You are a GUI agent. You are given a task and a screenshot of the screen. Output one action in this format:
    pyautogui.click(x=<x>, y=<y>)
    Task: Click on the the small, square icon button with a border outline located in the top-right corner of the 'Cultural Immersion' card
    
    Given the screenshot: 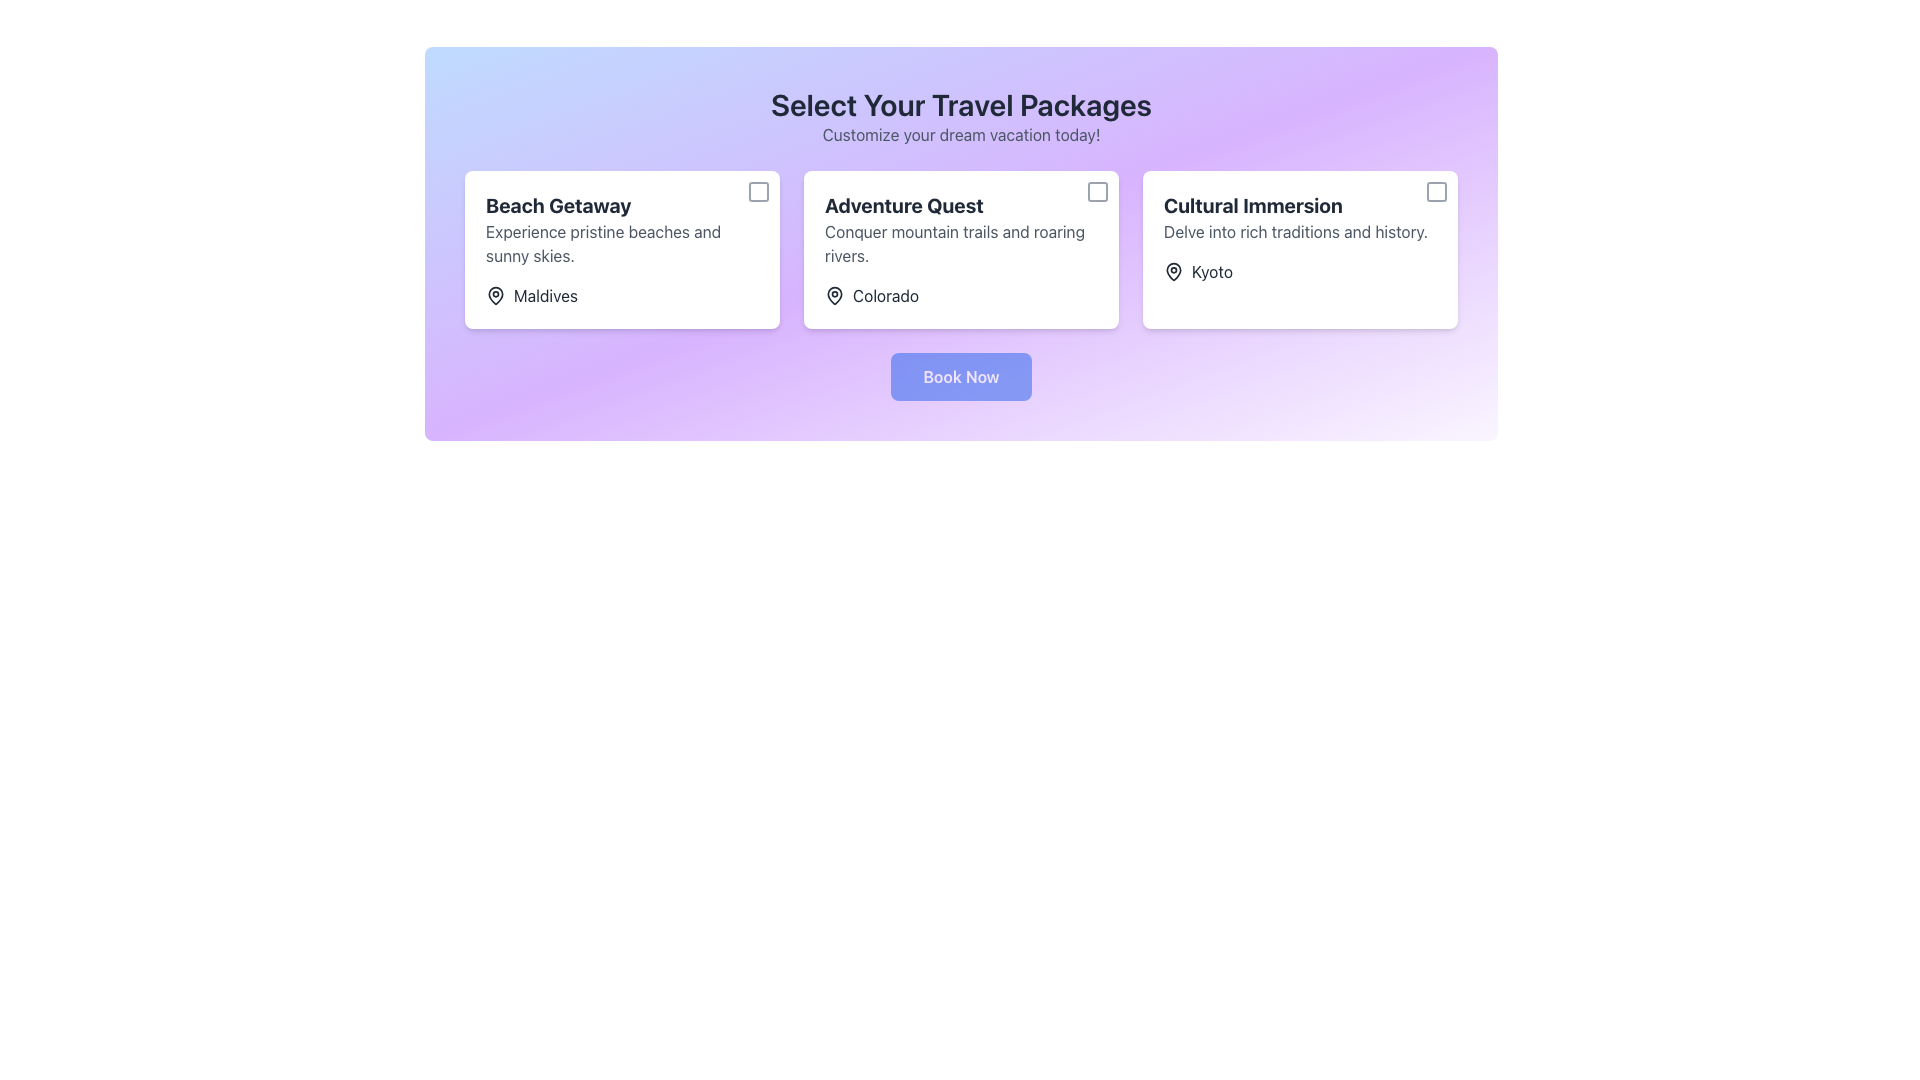 What is the action you would take?
    pyautogui.click(x=1435, y=192)
    